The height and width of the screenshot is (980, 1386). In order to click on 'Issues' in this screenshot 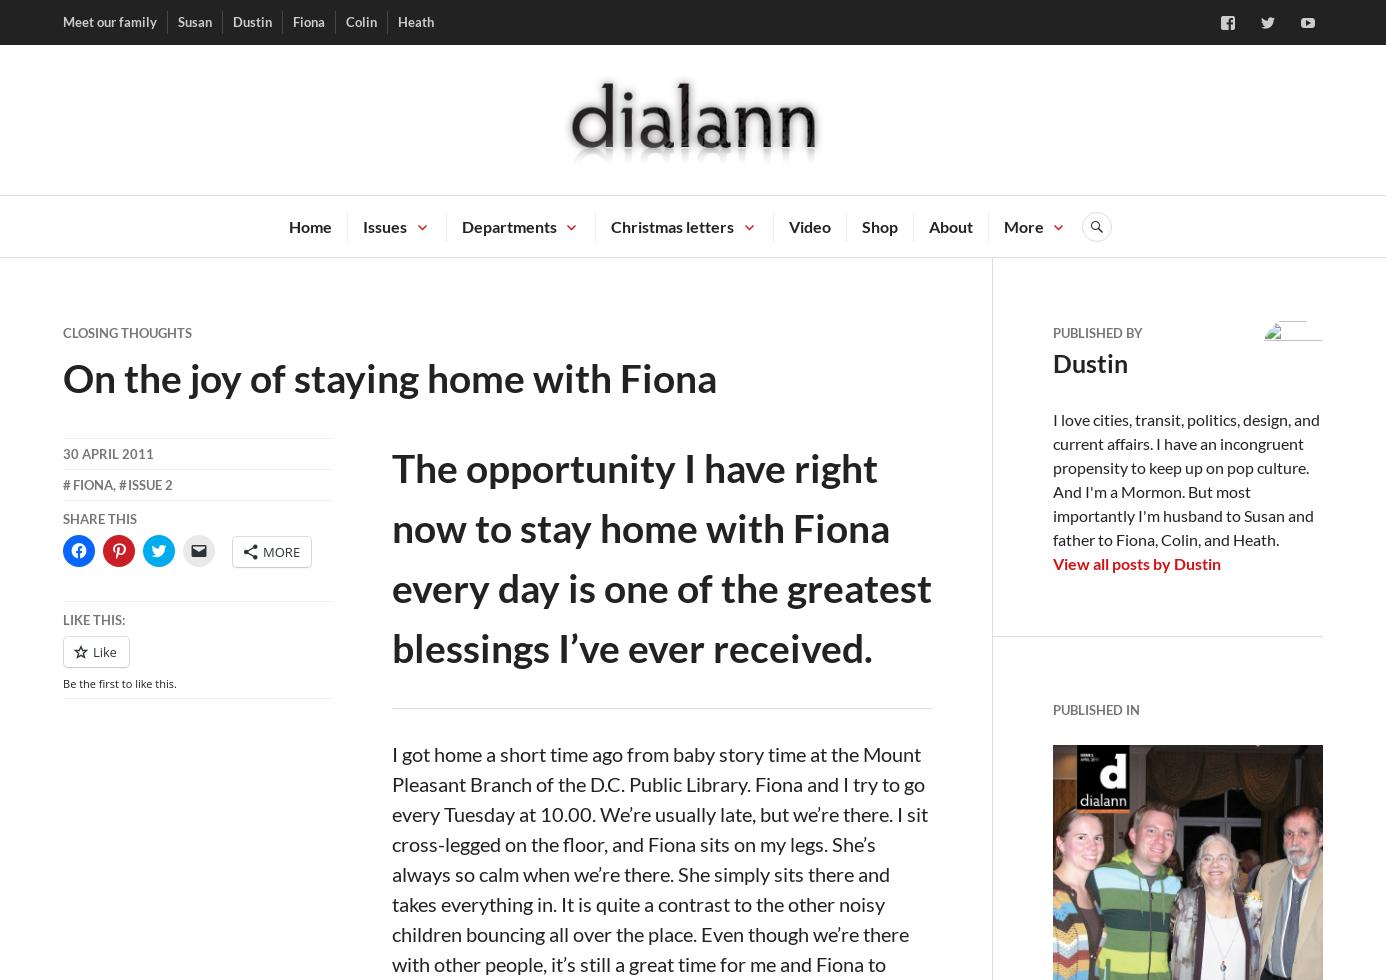, I will do `click(361, 225)`.